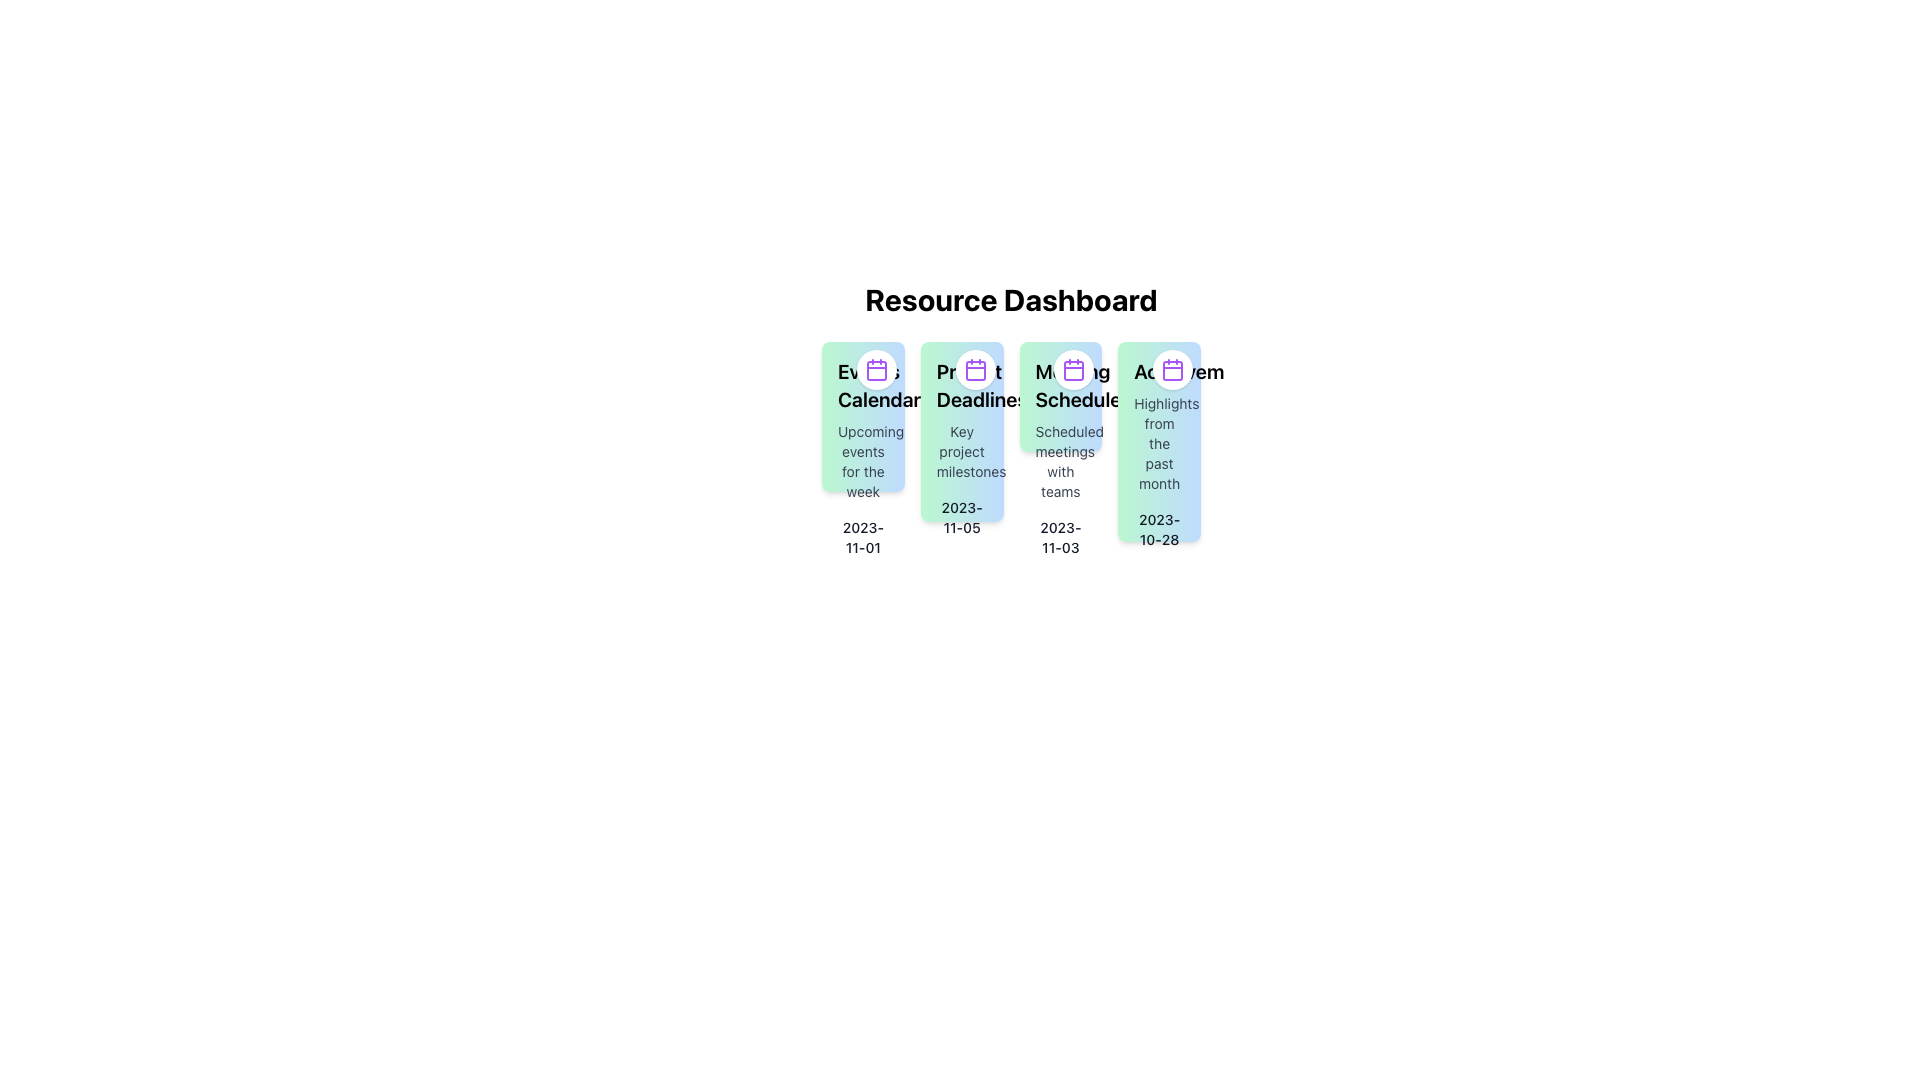  What do you see at coordinates (1073, 370) in the screenshot?
I see `the circular calendar icon with a white background and purple calendar symbol located at the top-right corner of the 'Meeting Schedules' card` at bounding box center [1073, 370].